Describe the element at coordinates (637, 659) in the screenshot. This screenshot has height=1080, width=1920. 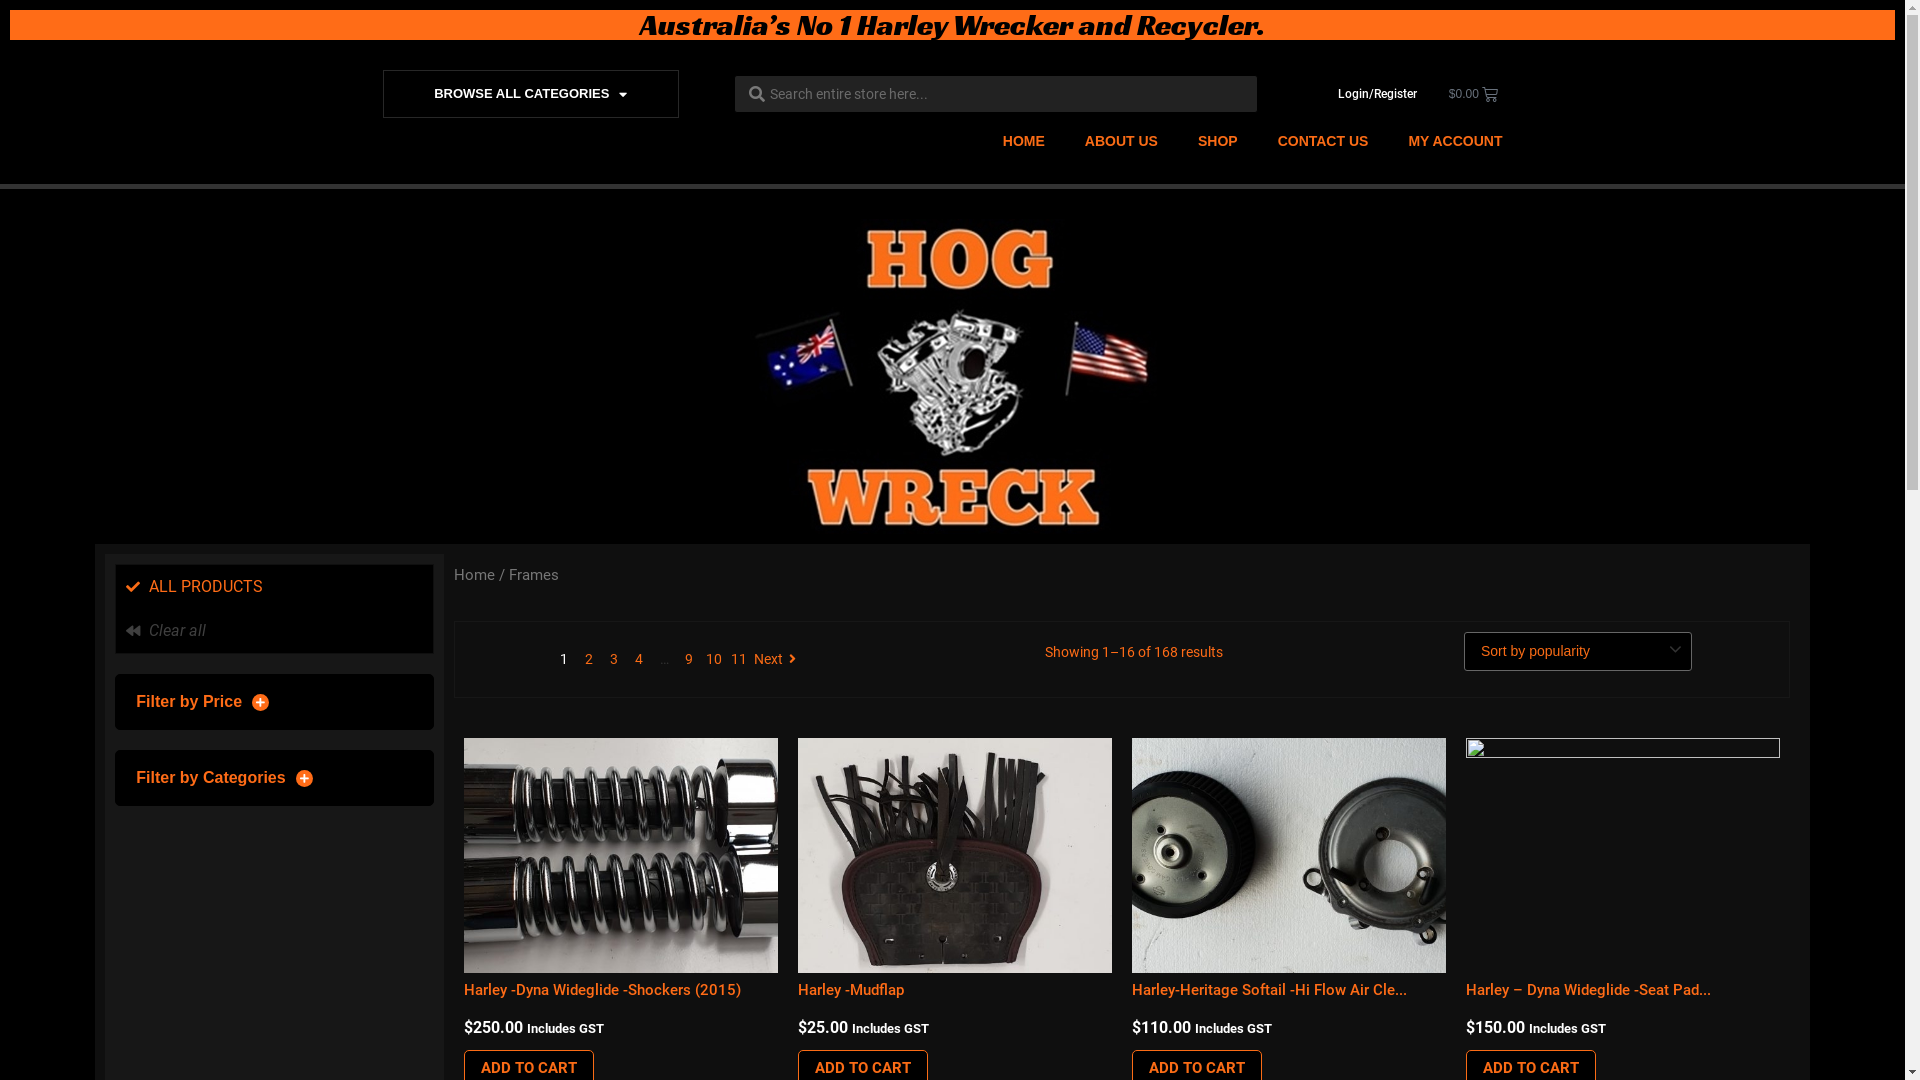
I see `'4'` at that location.